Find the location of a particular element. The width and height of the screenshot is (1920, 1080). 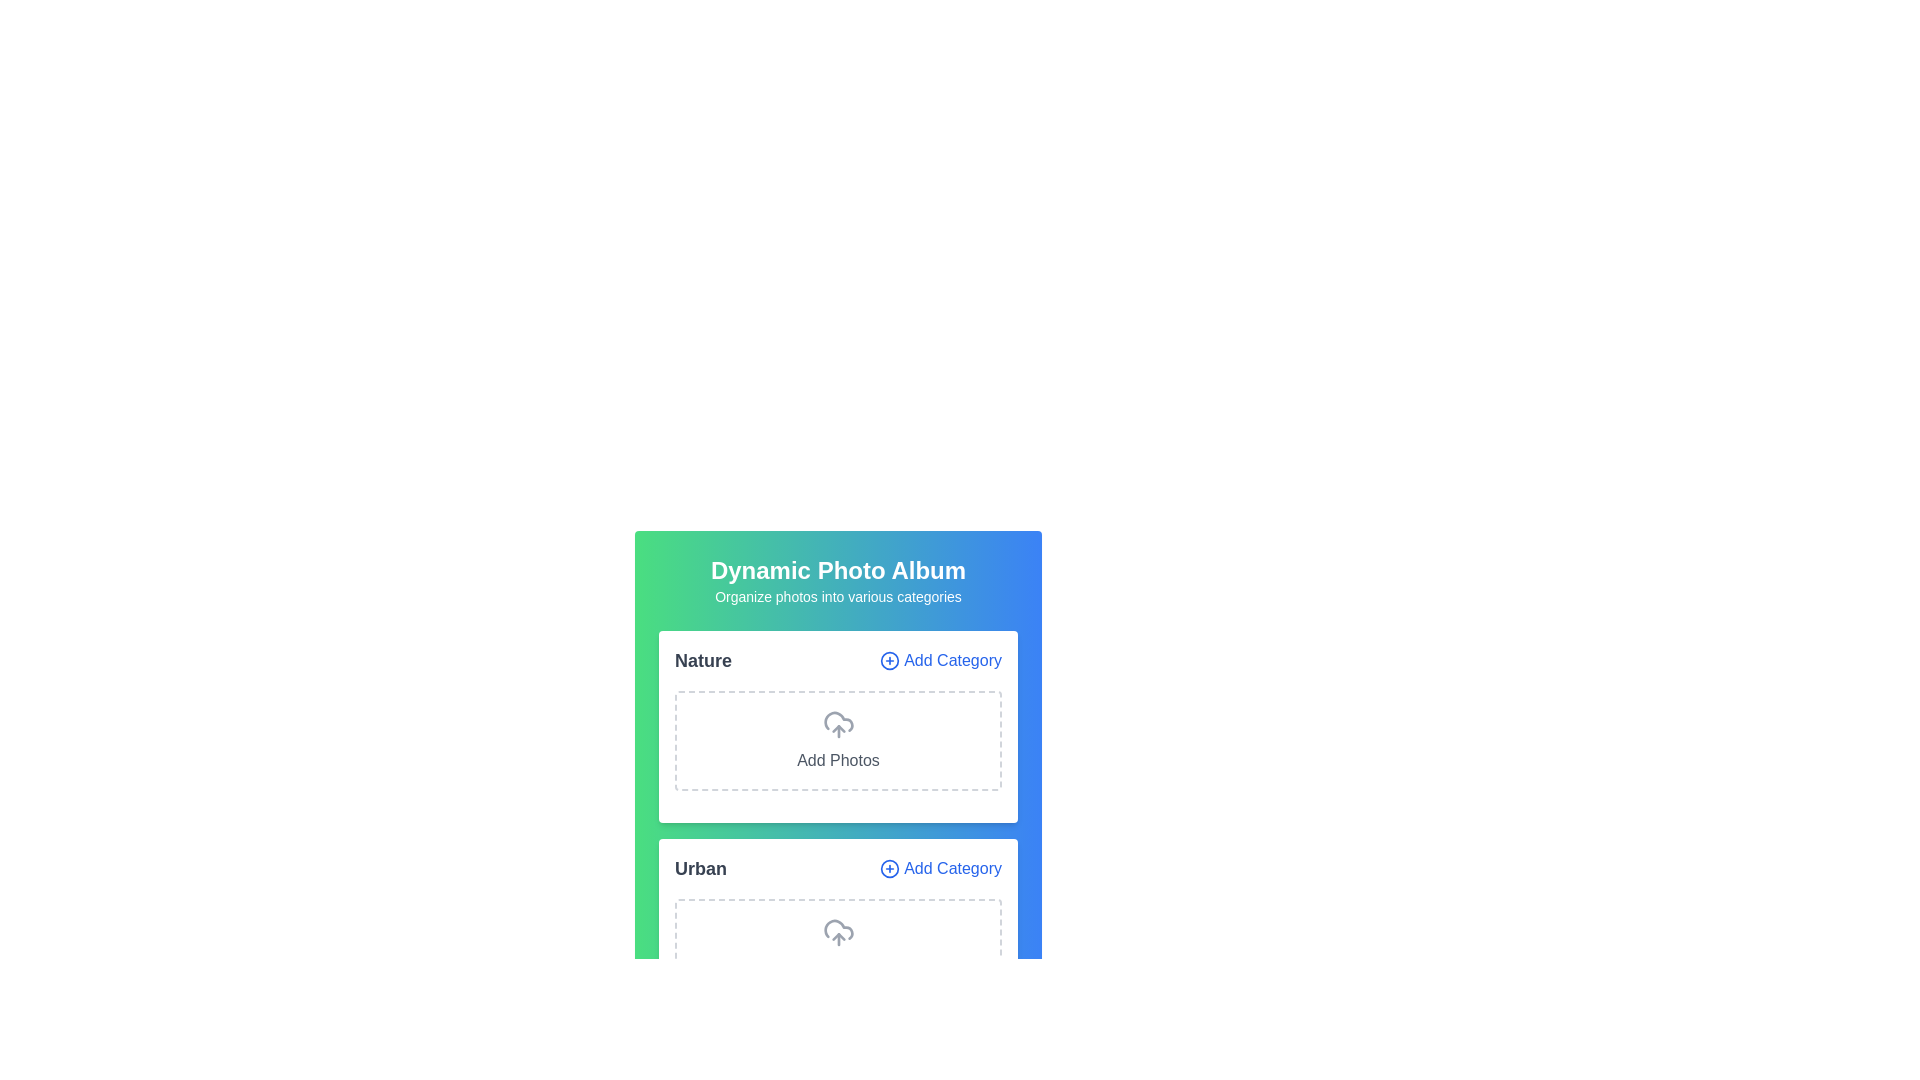

the small circular icon button with a plus sign located inside the 'Add Category' component is located at coordinates (889, 660).